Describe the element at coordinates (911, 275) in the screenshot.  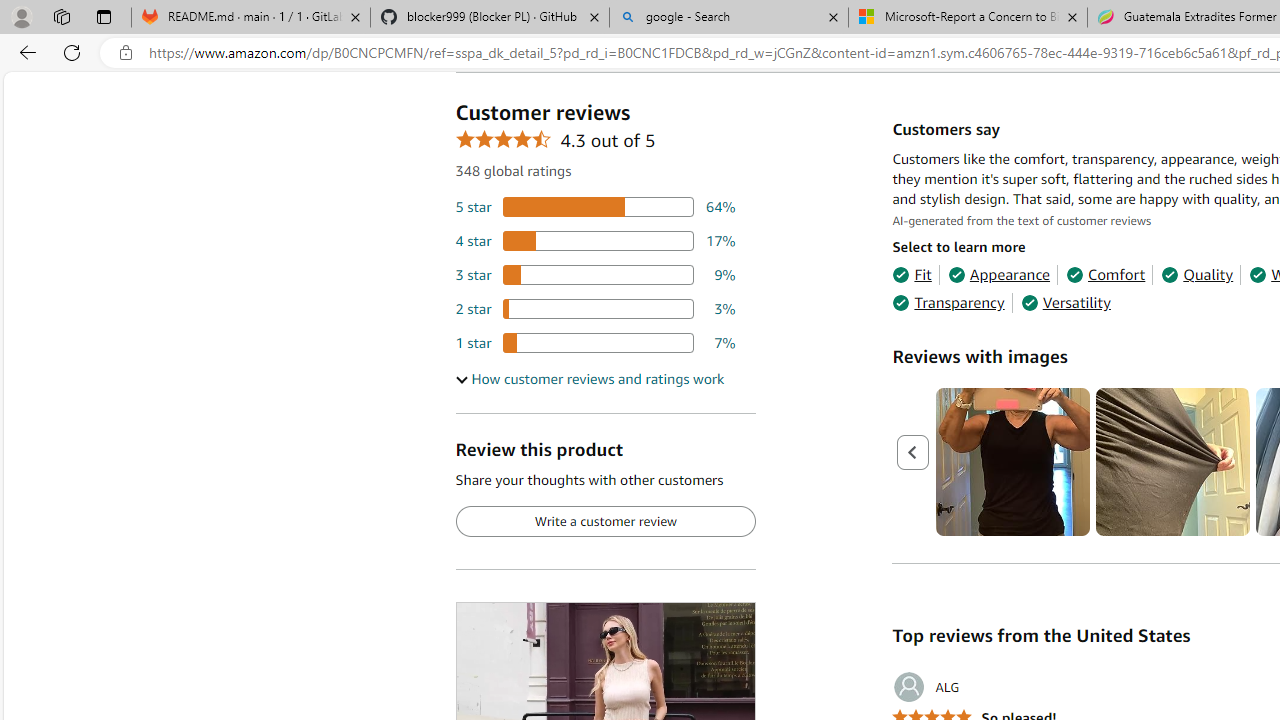
I see `'Fit'` at that location.